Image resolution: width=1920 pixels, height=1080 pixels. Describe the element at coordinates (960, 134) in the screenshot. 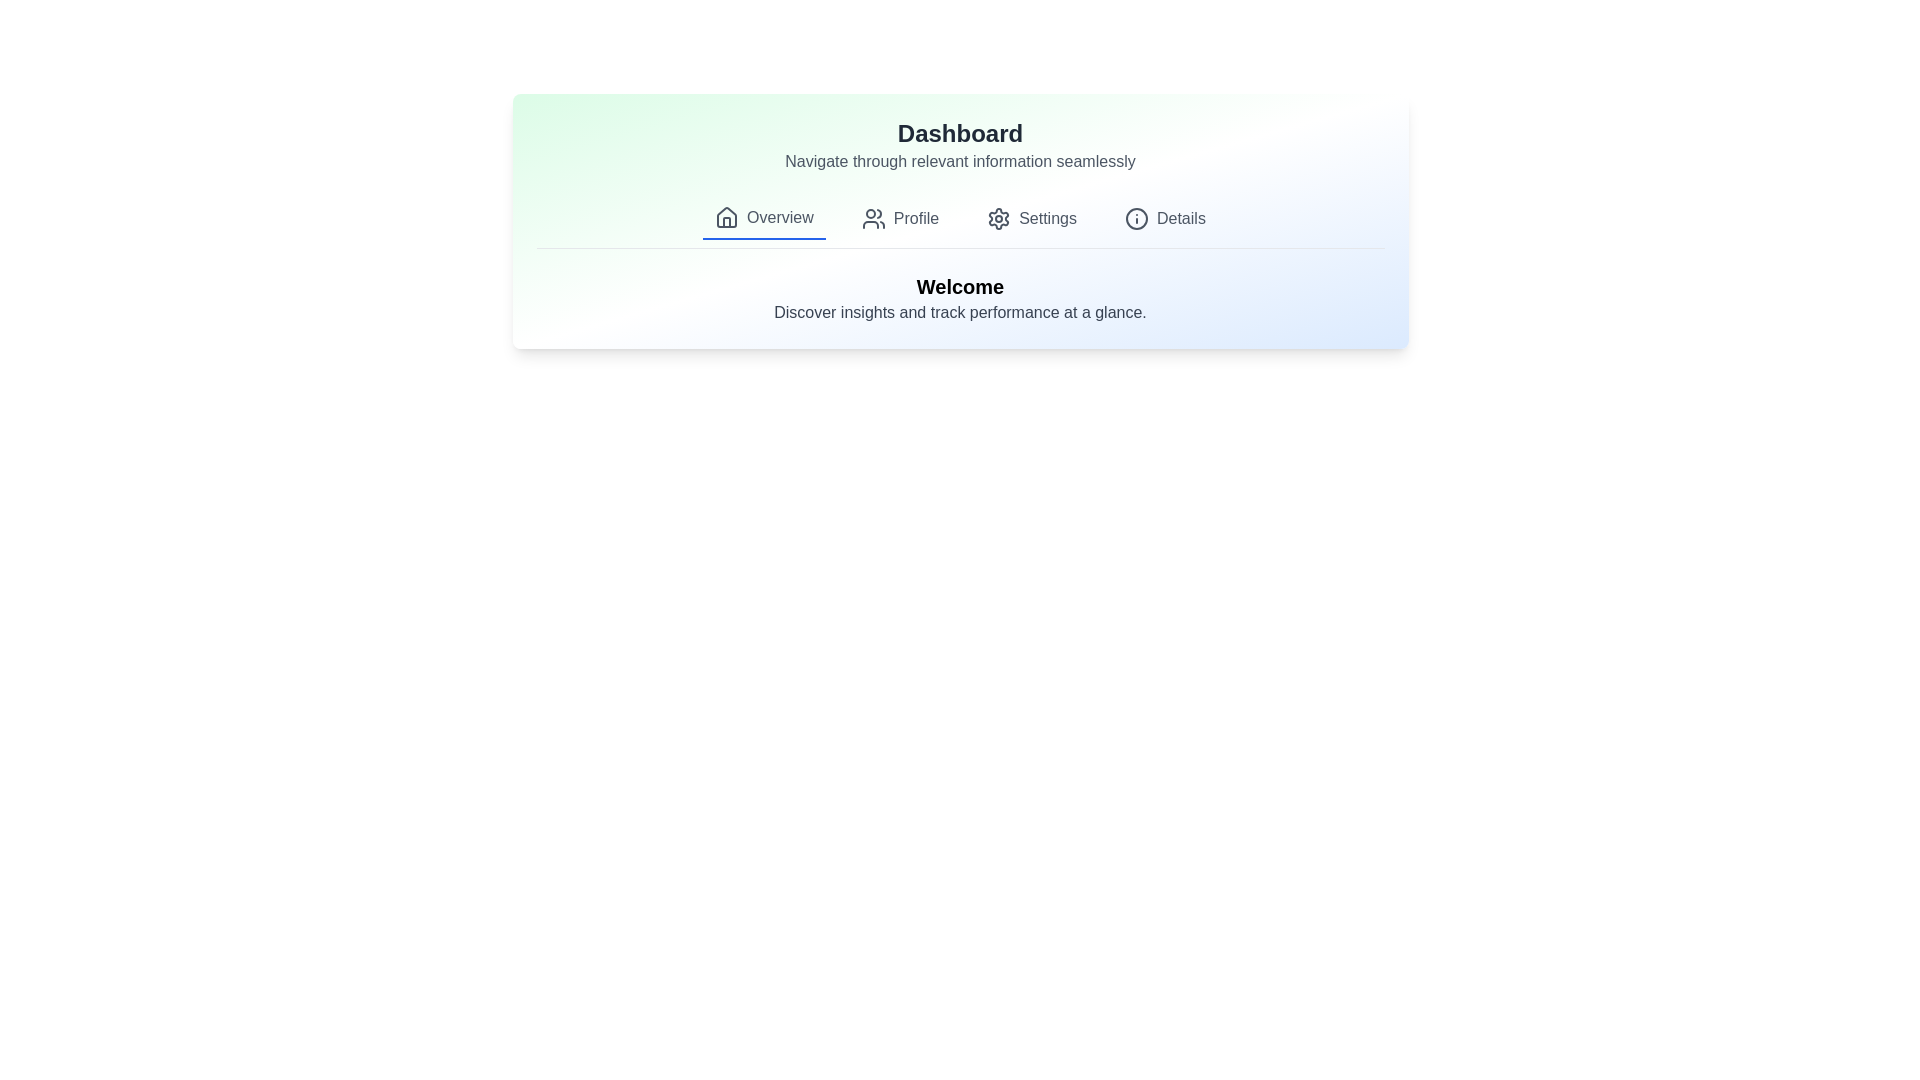

I see `the 'Dashboard' title label located at the top central region of the interface` at that location.